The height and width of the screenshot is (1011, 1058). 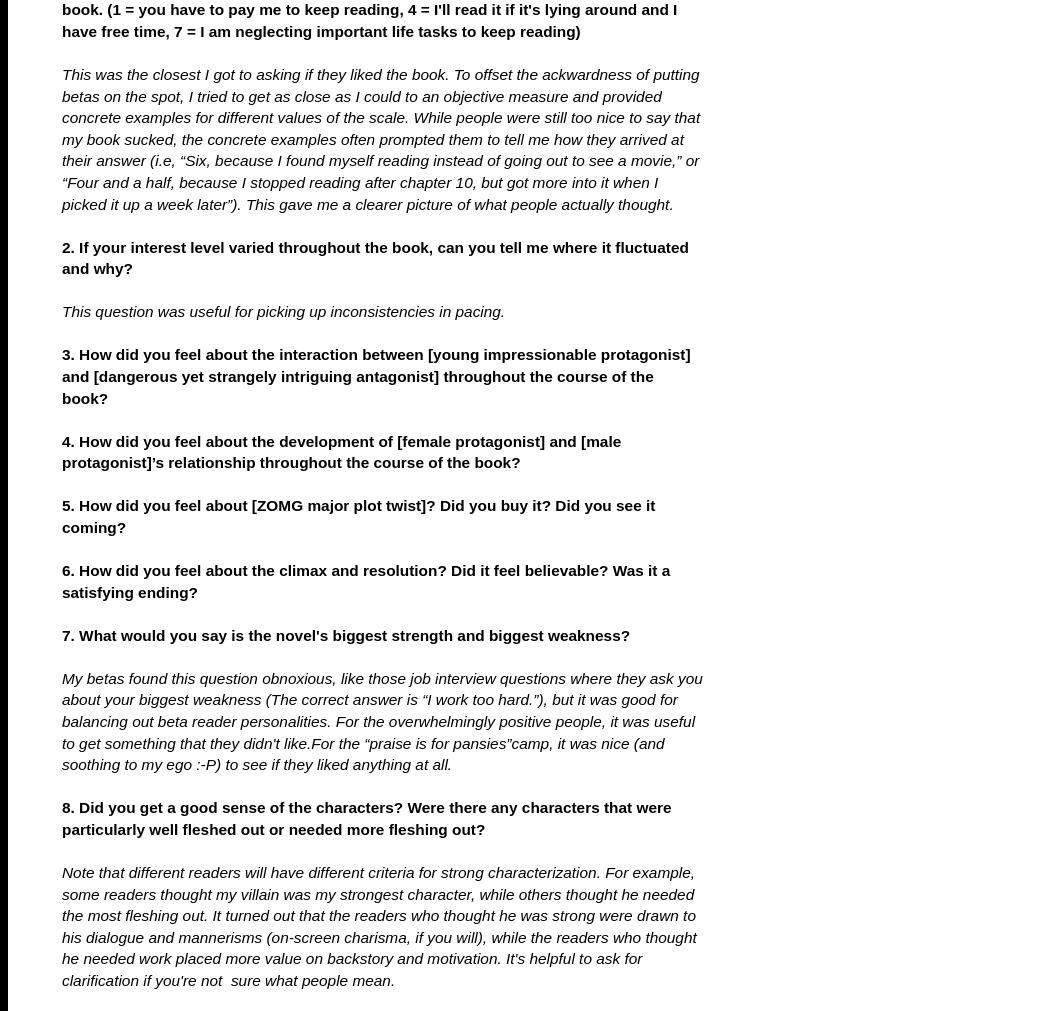 I want to click on '4.  How did you feel about the development of [female protagonist] and [male protagonist]’s relationship throughout the course of the book?', so click(x=61, y=450).